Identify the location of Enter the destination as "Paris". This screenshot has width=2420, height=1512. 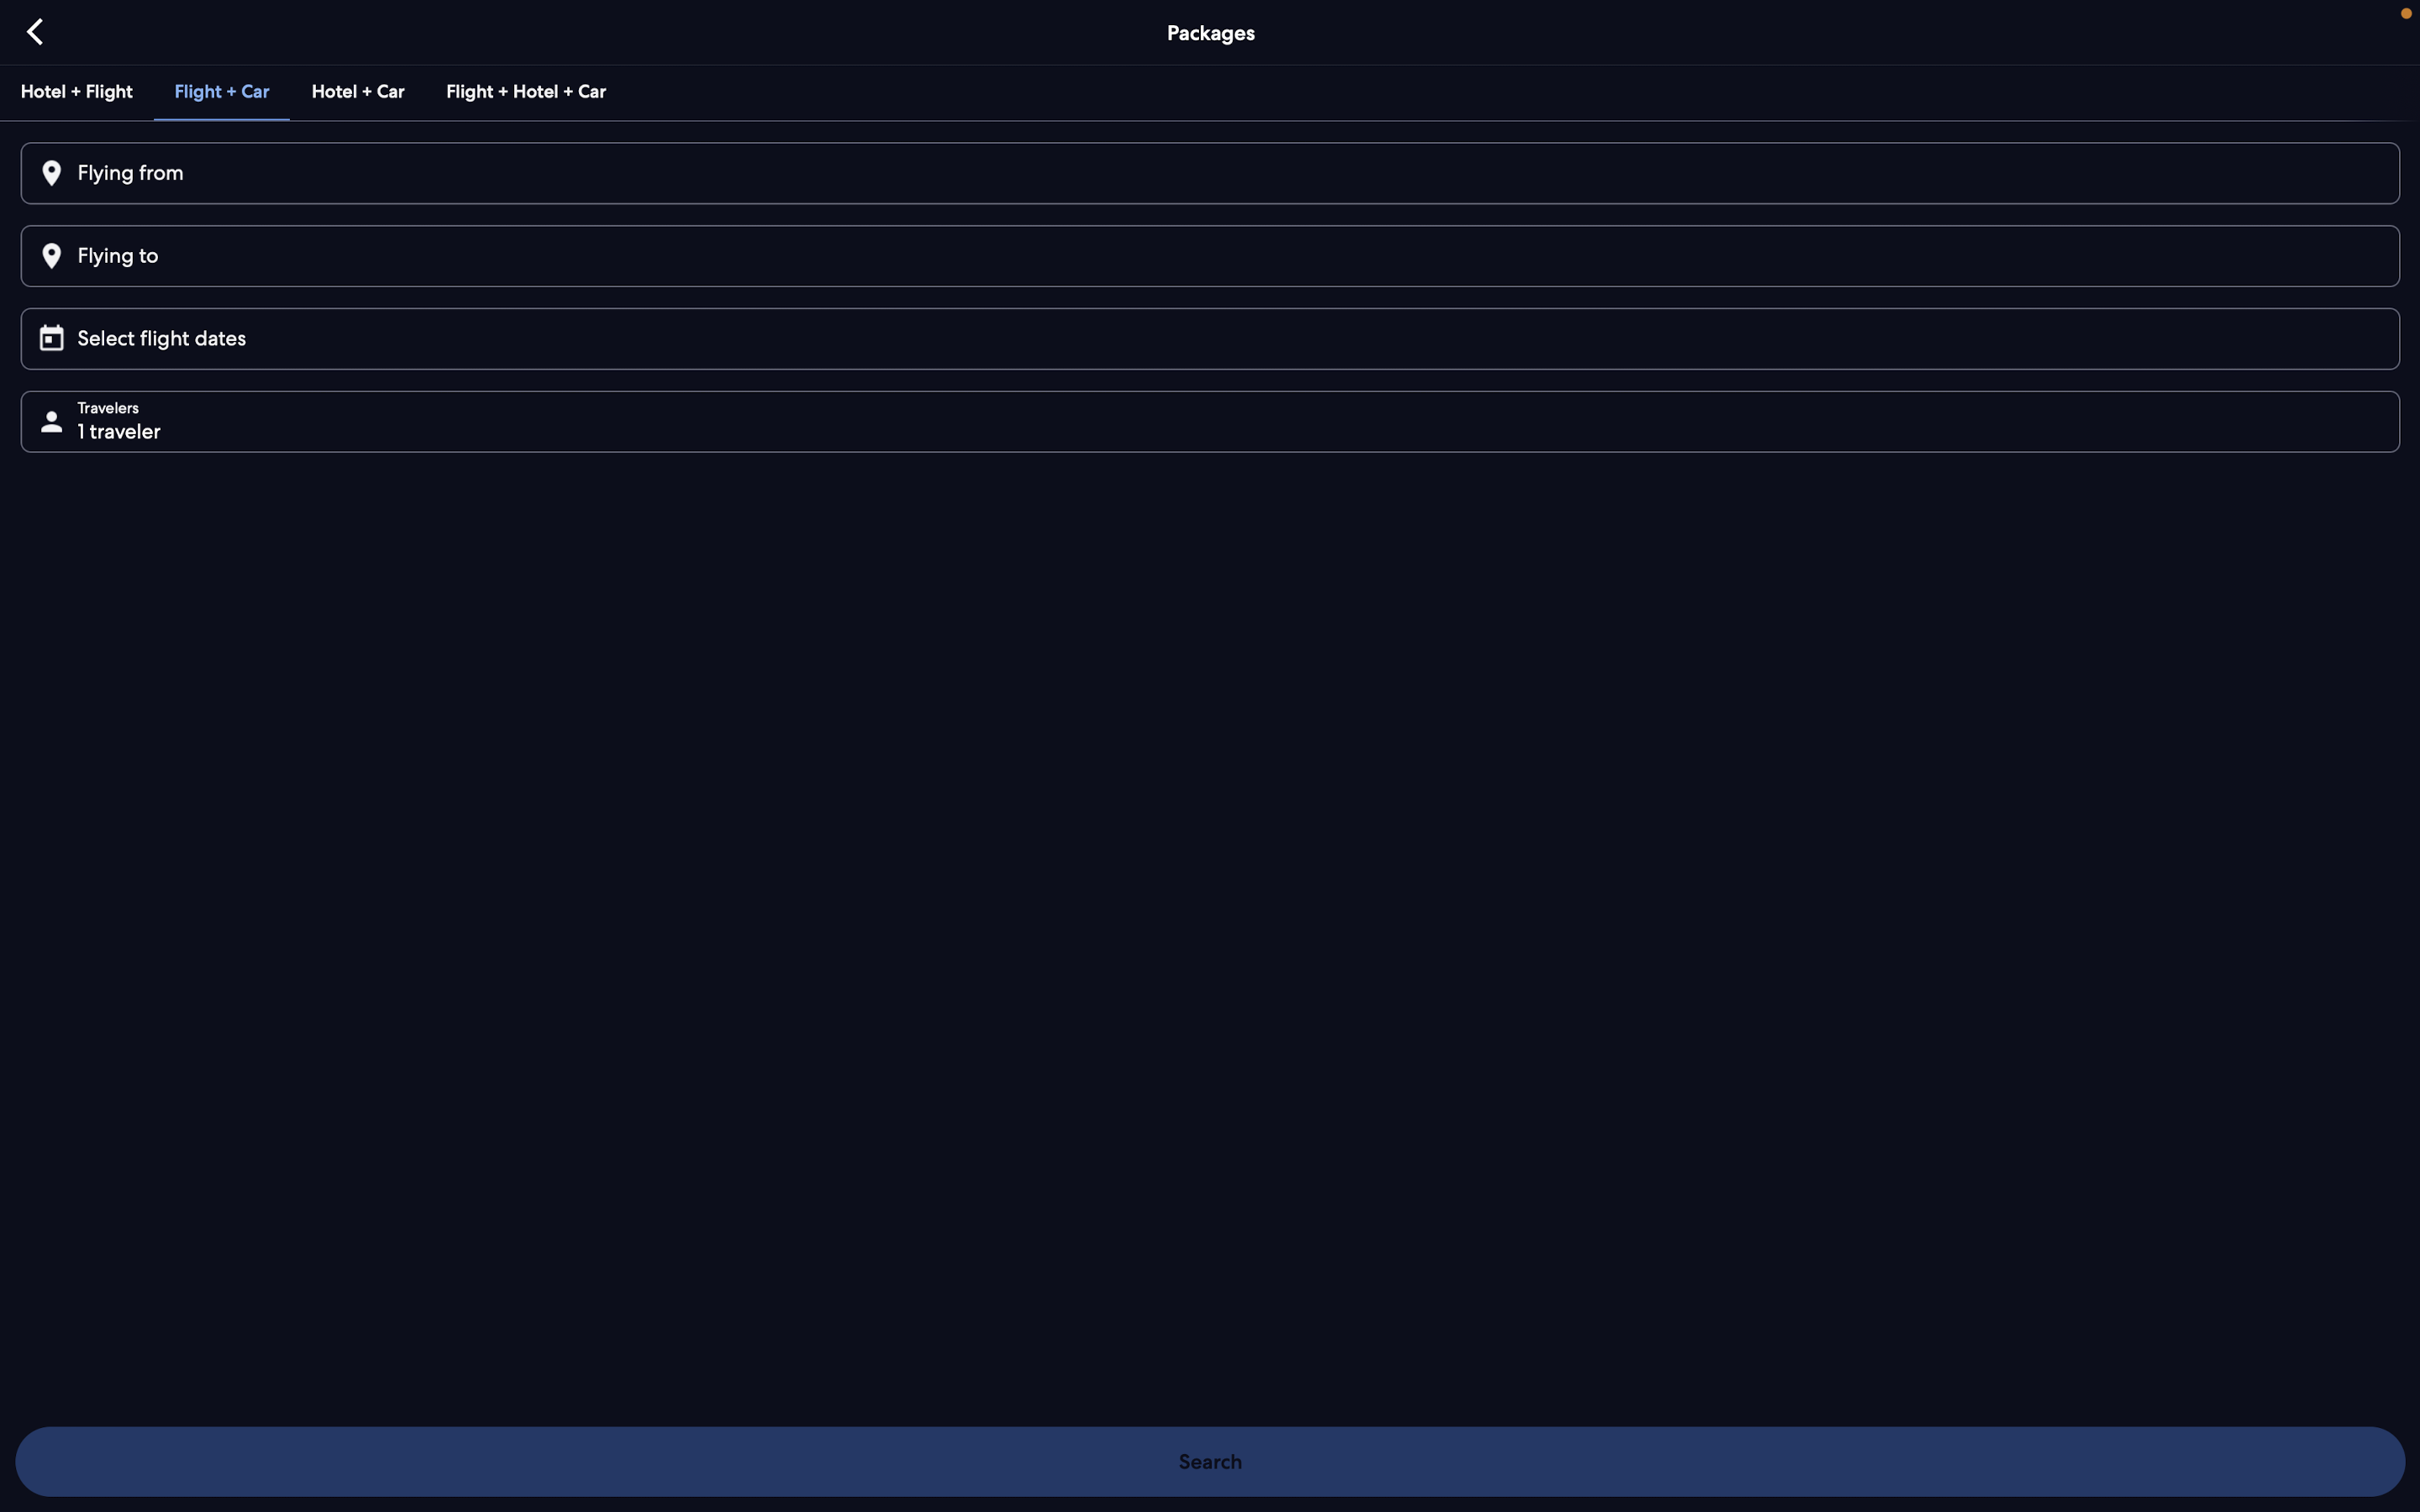
(1207, 255).